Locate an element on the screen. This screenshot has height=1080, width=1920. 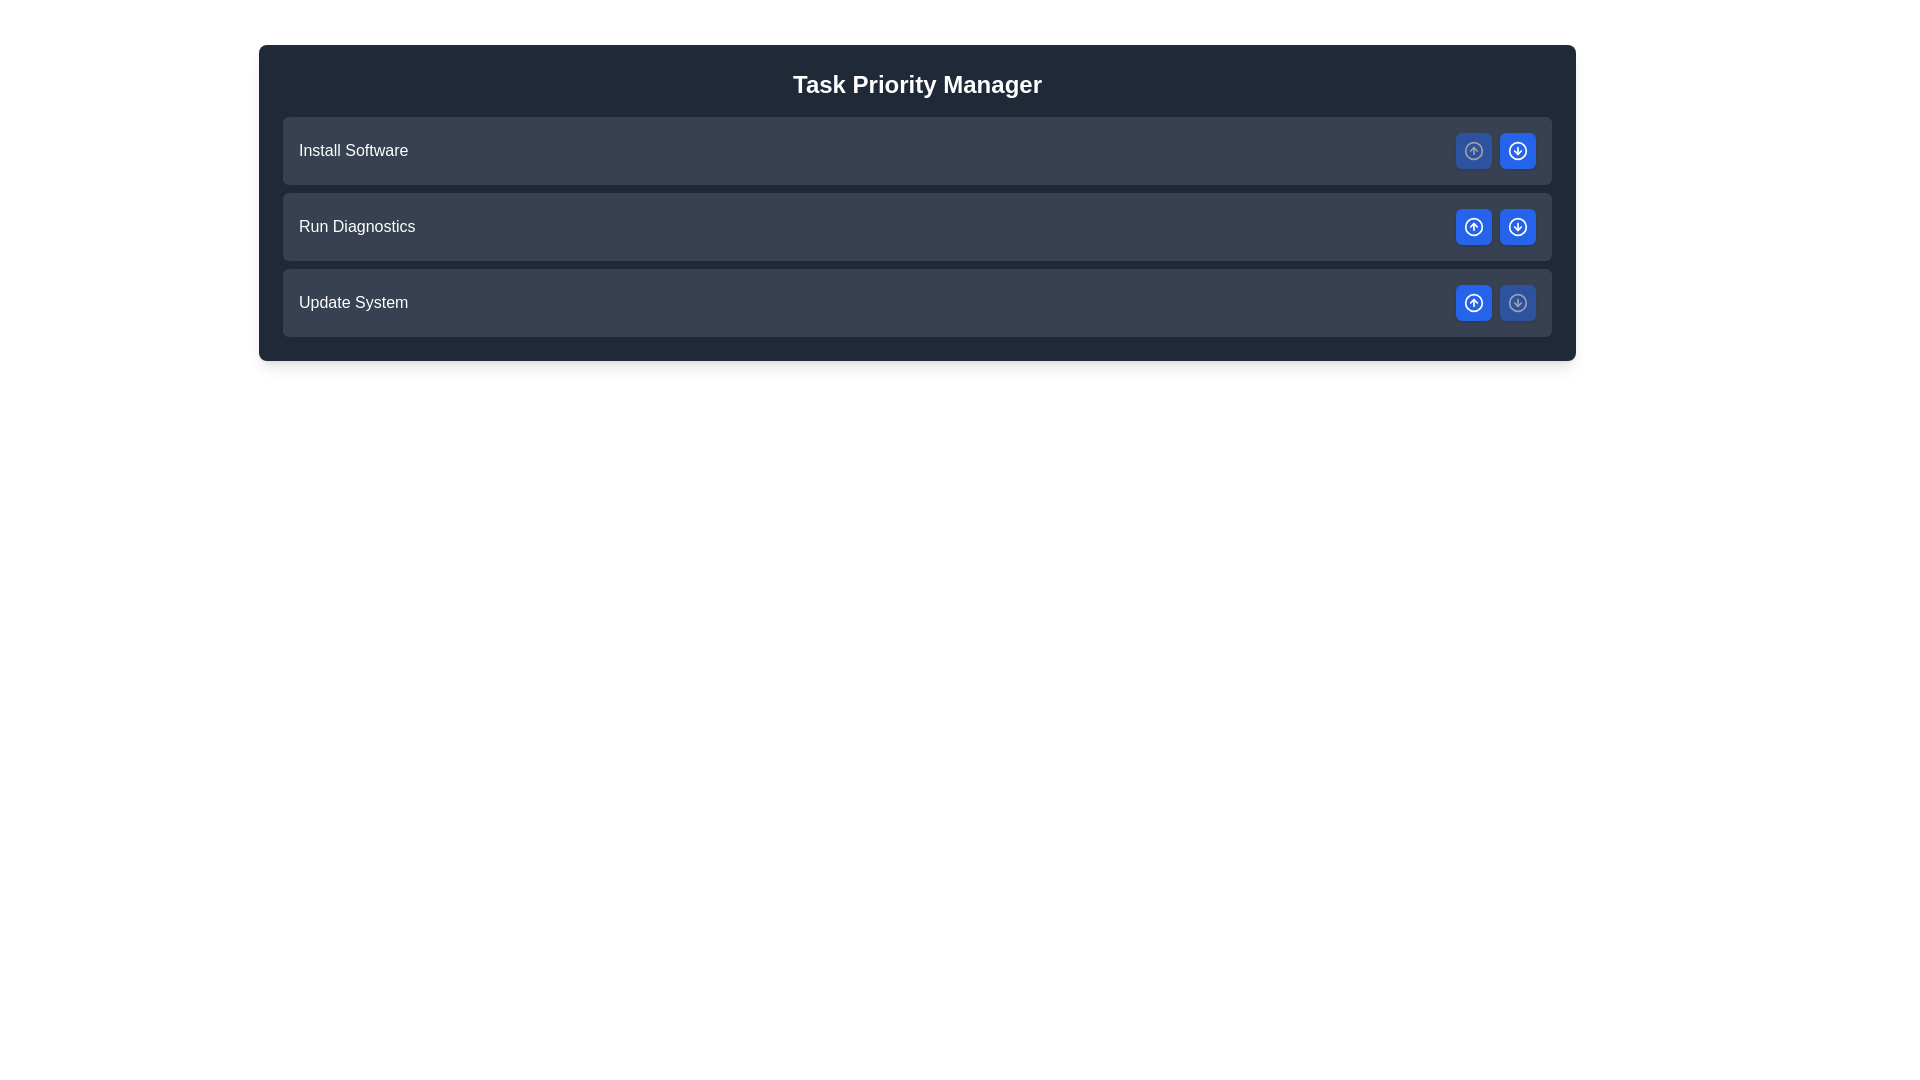
the leftmost graphical button with an icon located is located at coordinates (1473, 303).